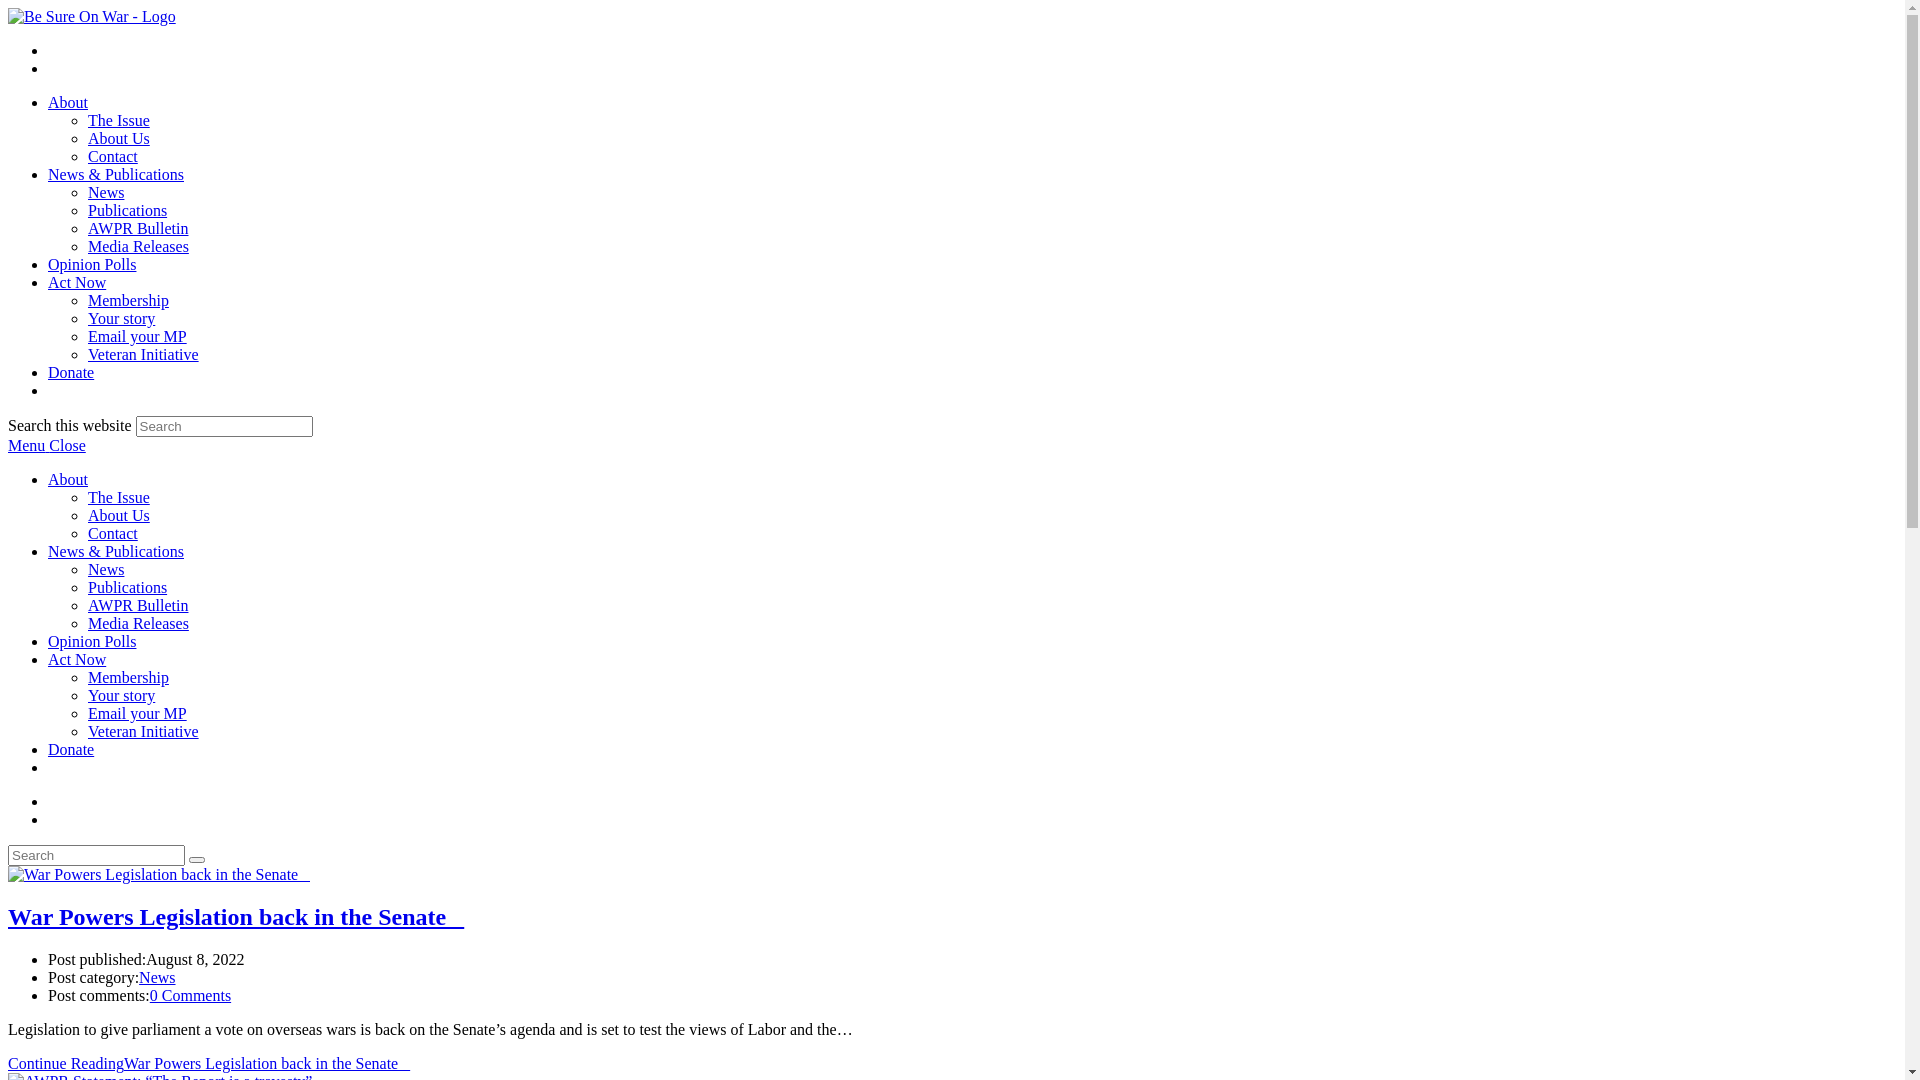 Image resolution: width=1920 pixels, height=1080 pixels. Describe the element at coordinates (120, 694) in the screenshot. I see `'Your story'` at that location.